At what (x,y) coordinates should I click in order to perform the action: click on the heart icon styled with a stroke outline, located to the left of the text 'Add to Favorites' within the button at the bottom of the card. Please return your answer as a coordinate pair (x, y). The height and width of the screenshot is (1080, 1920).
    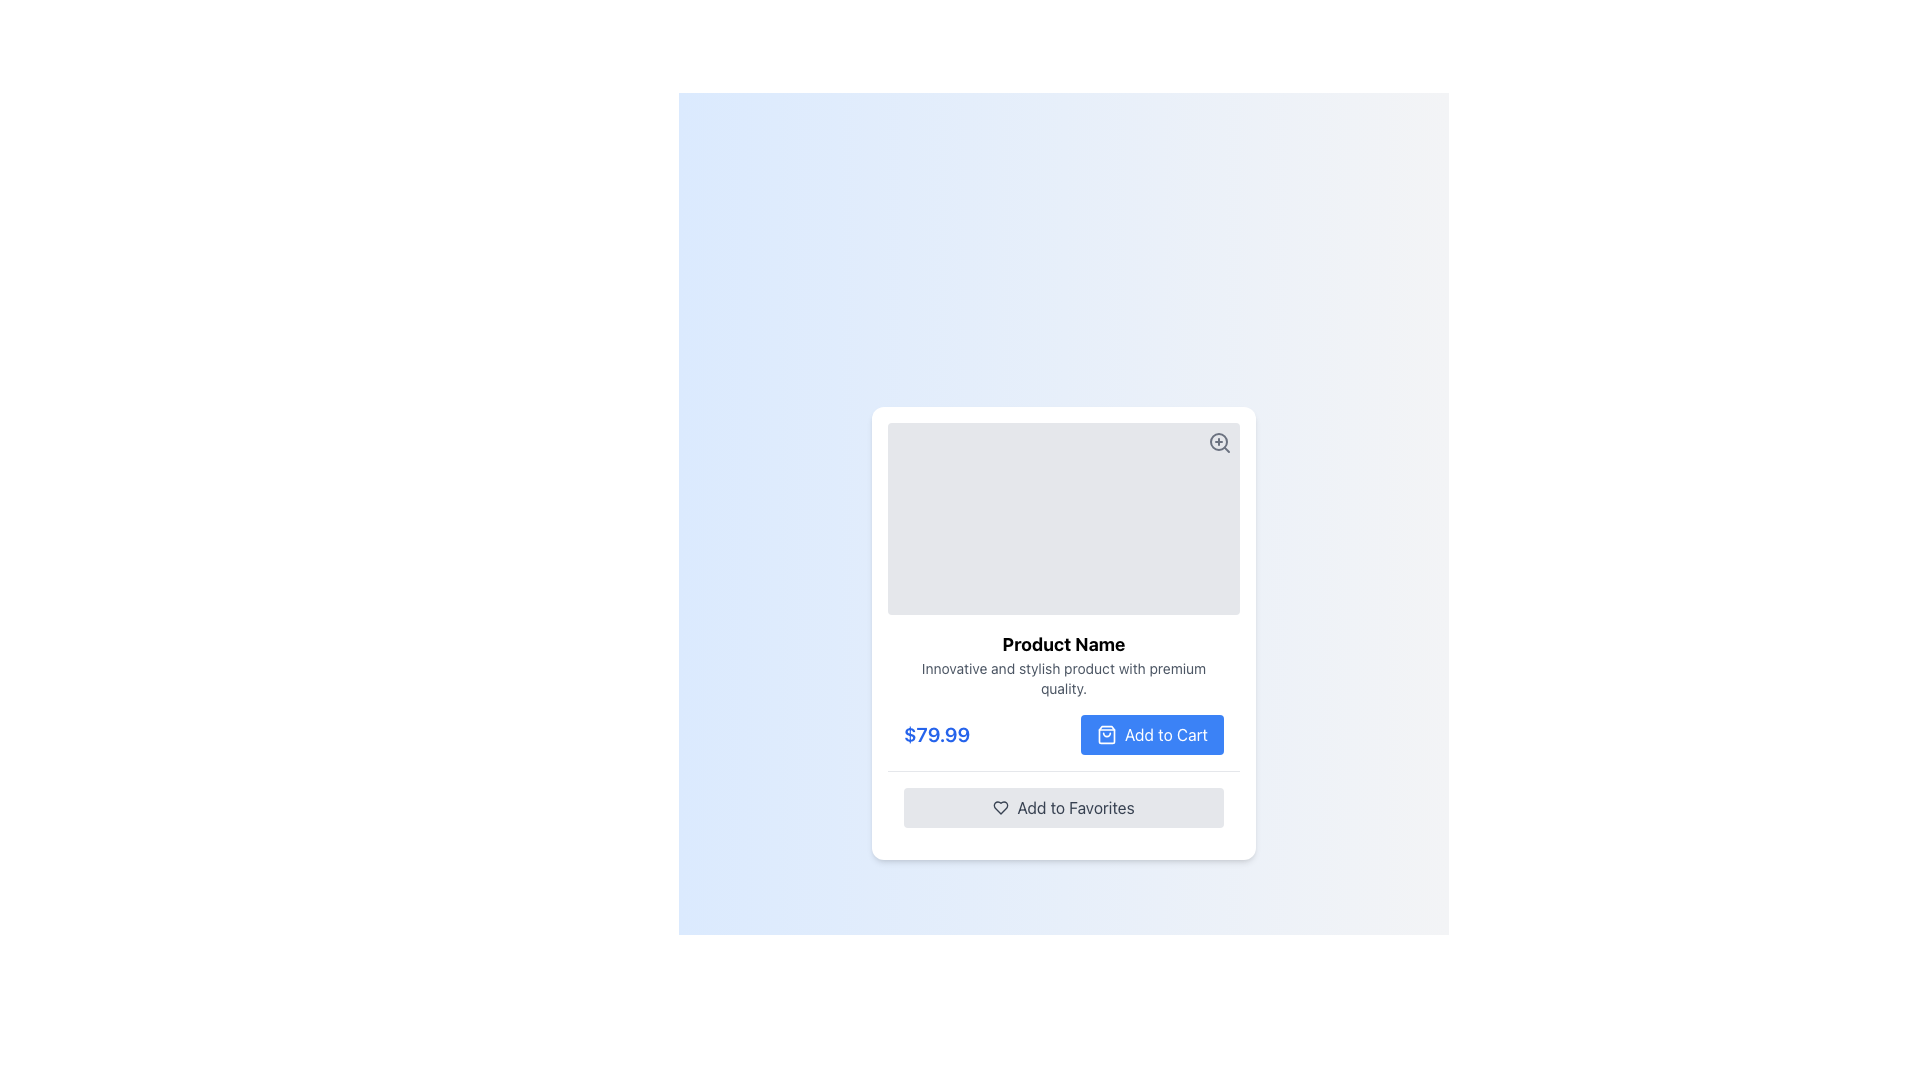
    Looking at the image, I should click on (1001, 806).